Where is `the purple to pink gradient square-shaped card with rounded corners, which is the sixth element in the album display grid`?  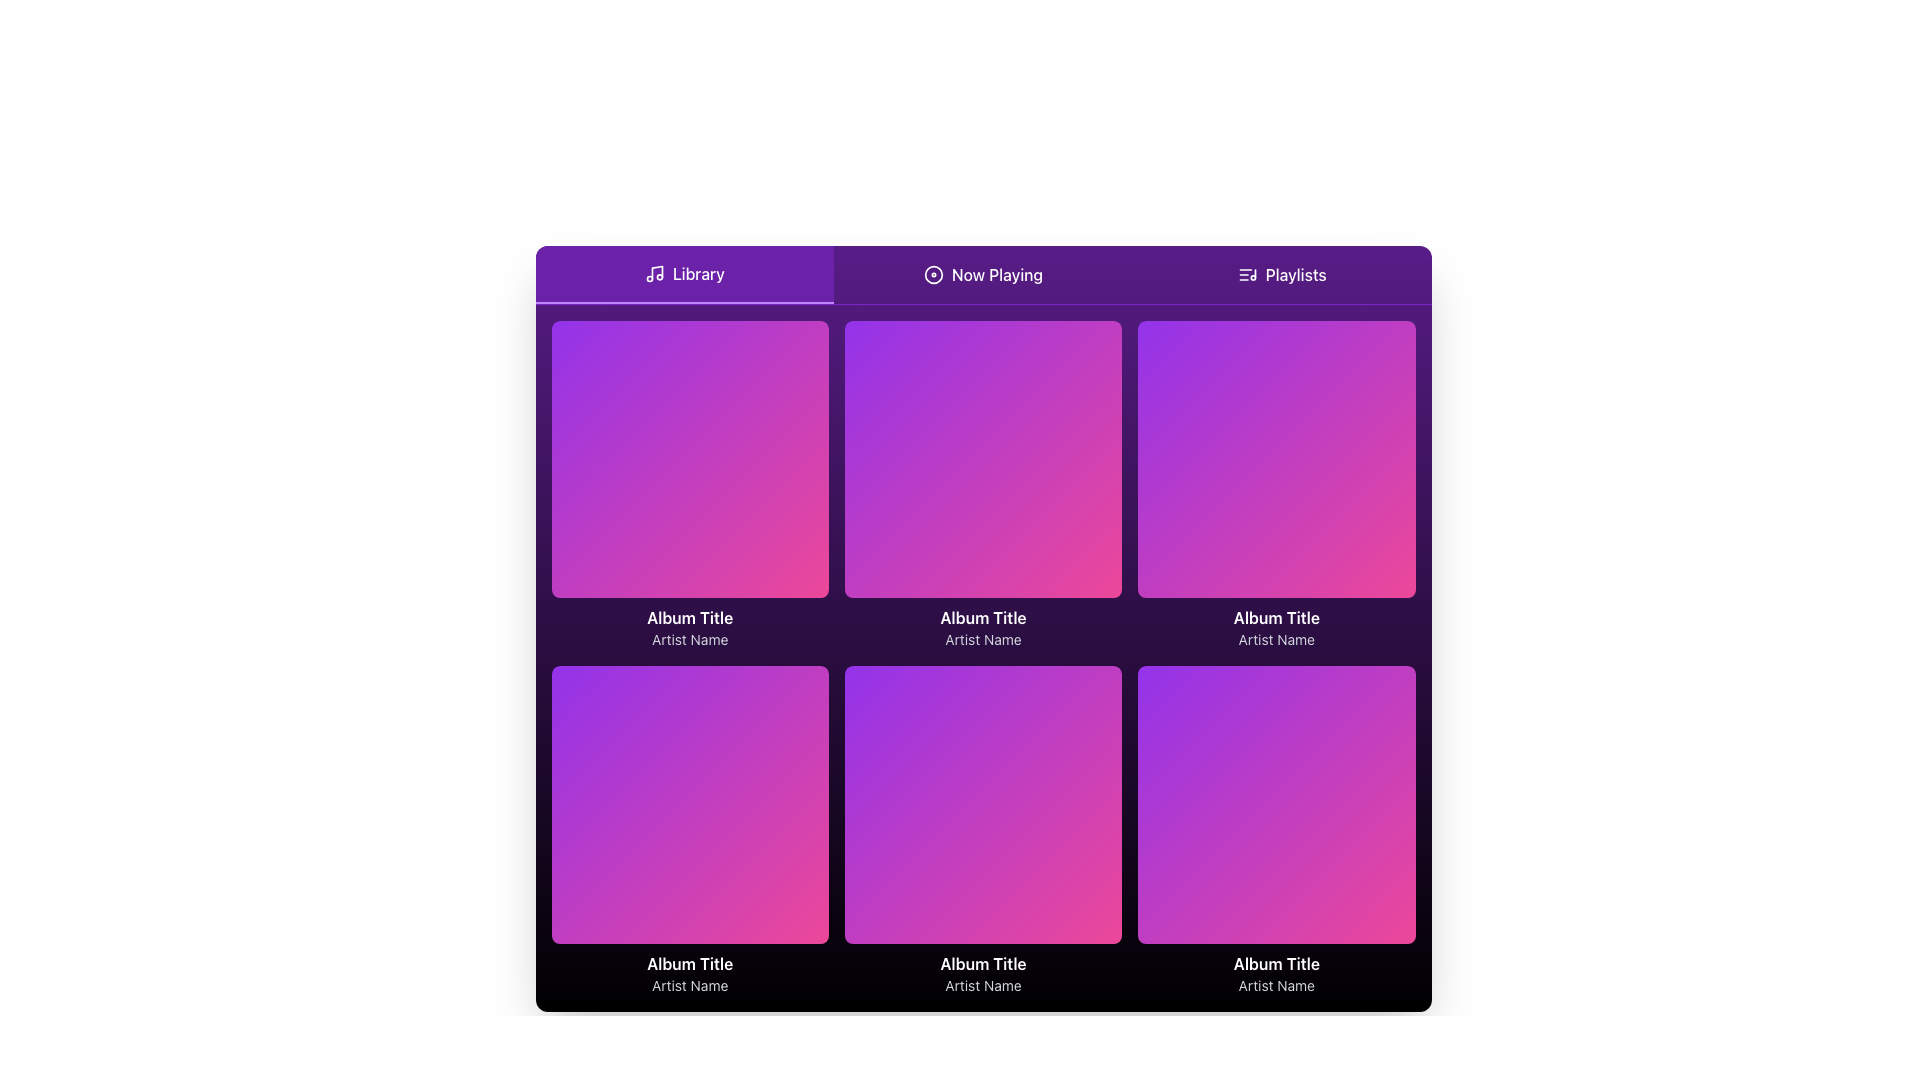 the purple to pink gradient square-shaped card with rounded corners, which is the sixth element in the album display grid is located at coordinates (1275, 804).